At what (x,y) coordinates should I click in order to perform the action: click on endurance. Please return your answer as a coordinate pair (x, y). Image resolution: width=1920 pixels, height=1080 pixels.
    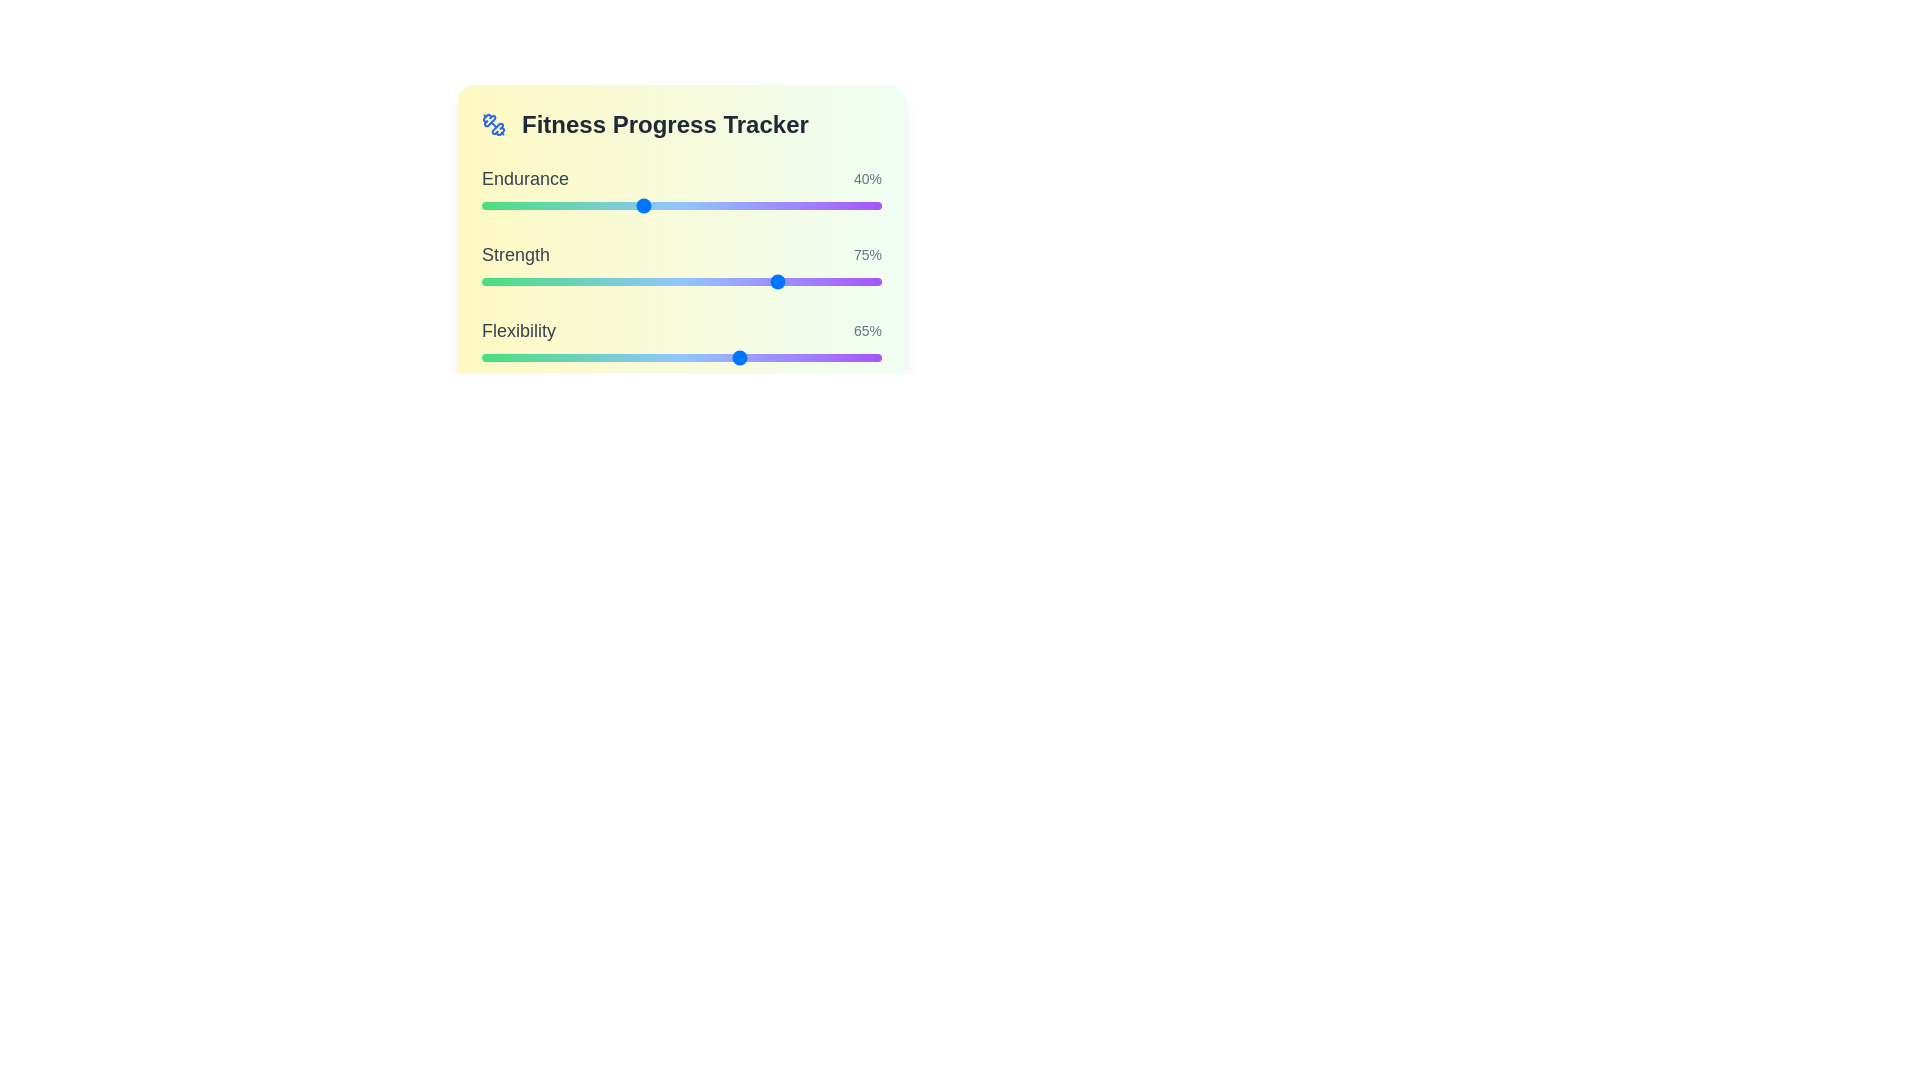
    Looking at the image, I should click on (560, 205).